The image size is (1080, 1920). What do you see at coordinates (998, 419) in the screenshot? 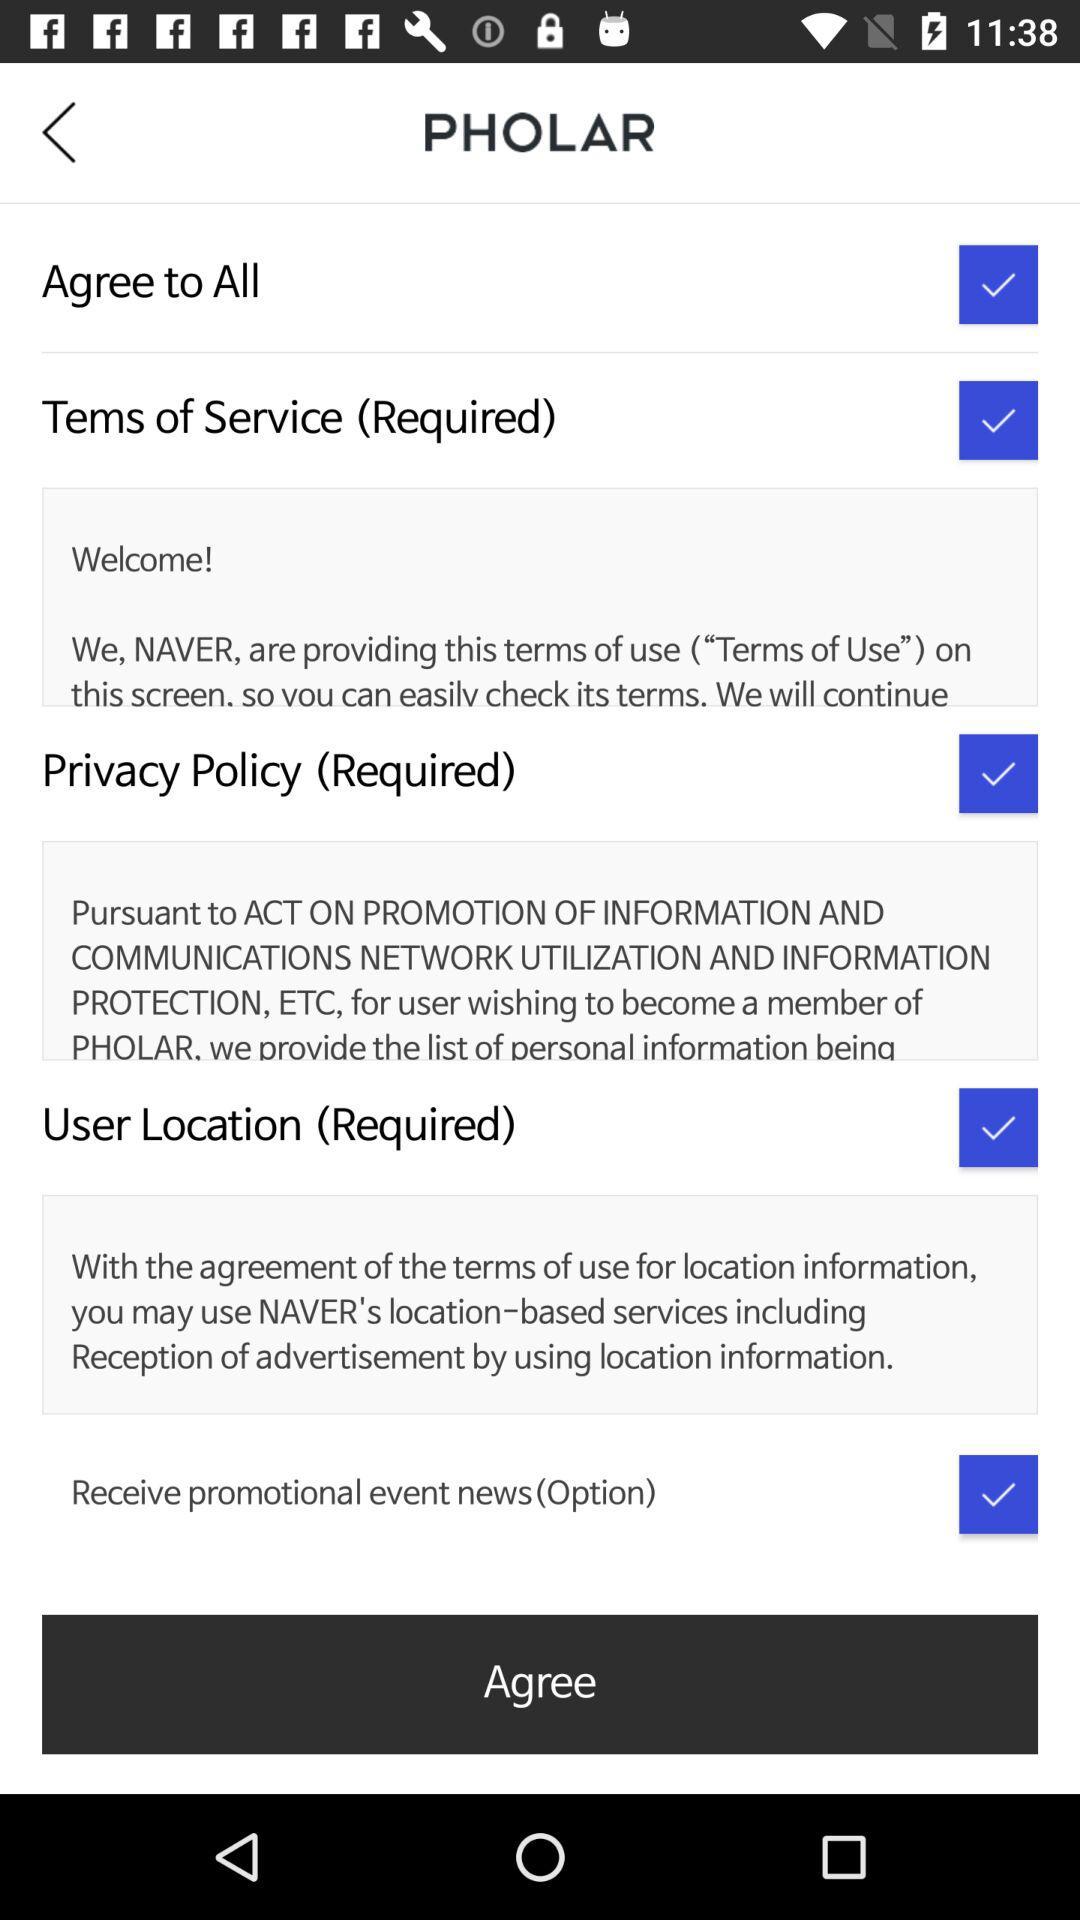
I see `terms of service acceptance` at bounding box center [998, 419].